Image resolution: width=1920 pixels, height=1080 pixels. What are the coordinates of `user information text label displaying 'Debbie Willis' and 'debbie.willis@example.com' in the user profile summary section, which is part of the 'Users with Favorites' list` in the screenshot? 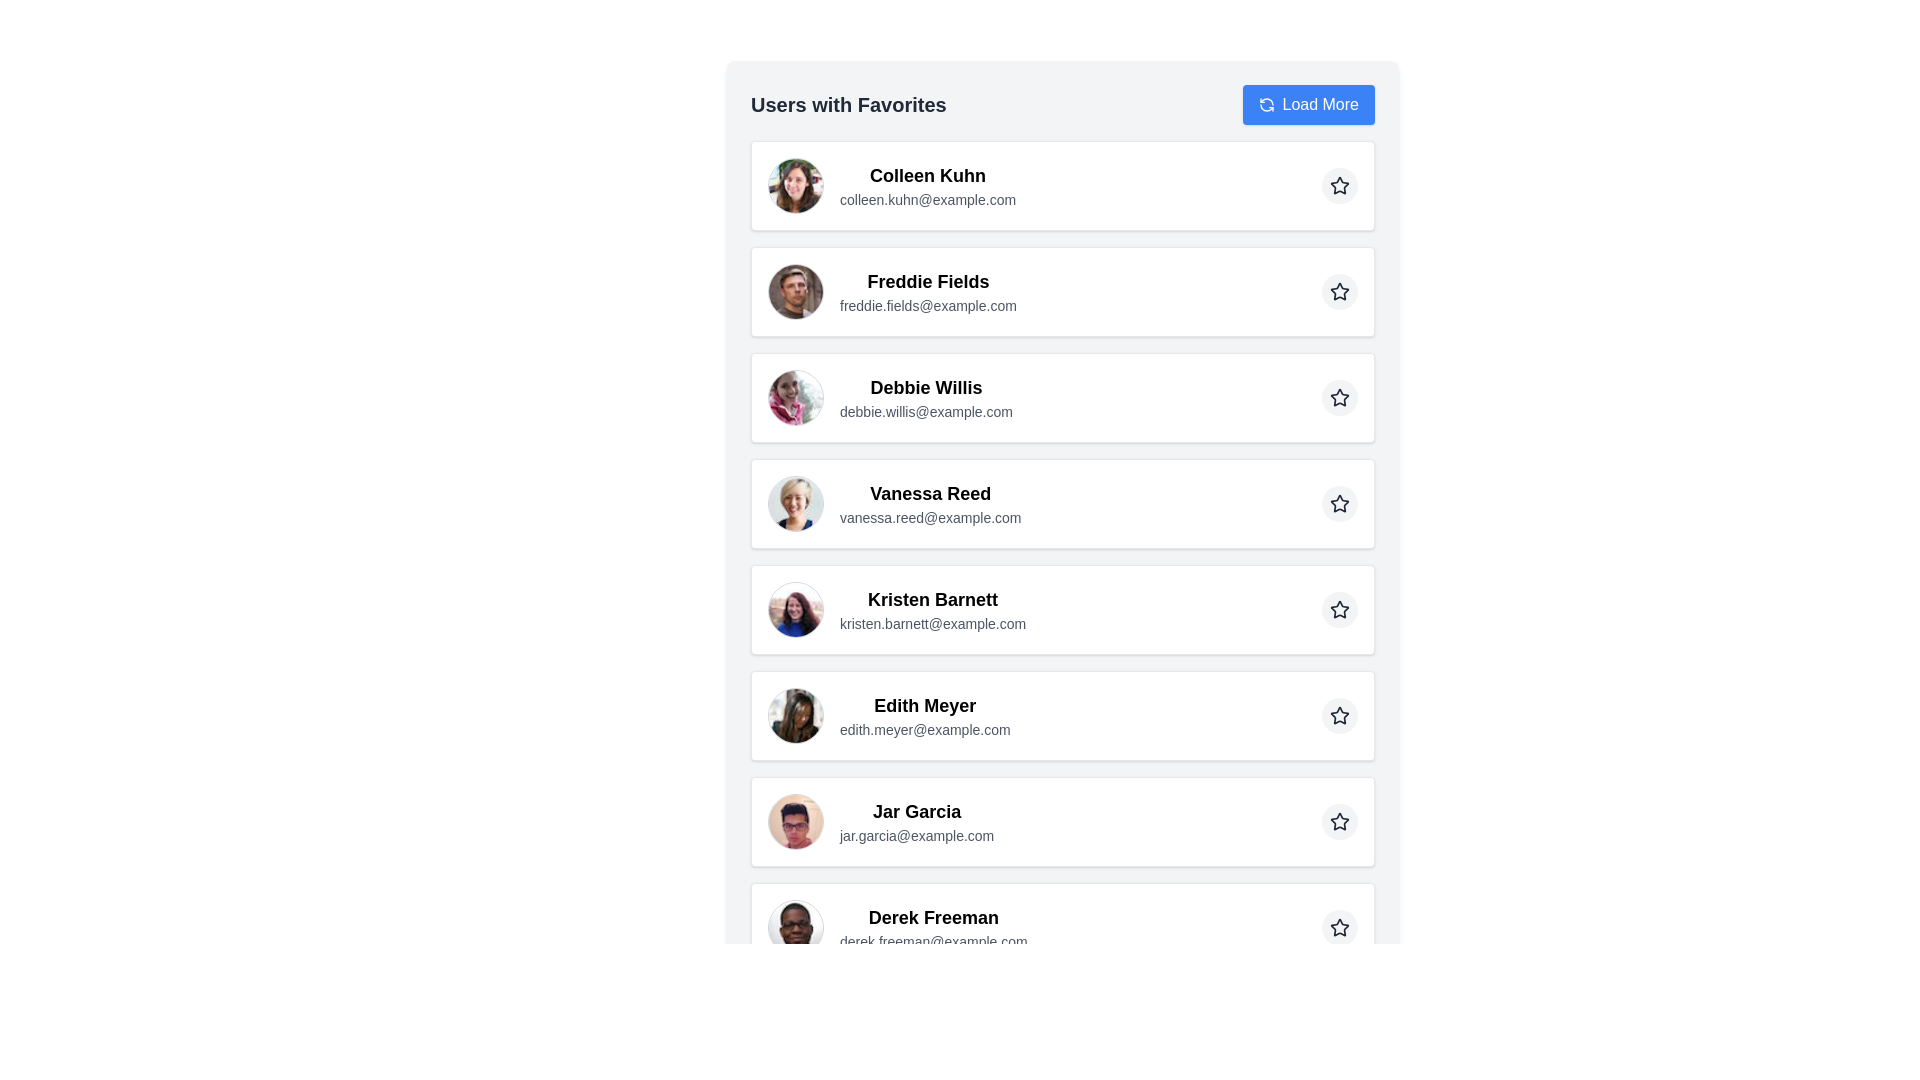 It's located at (925, 397).